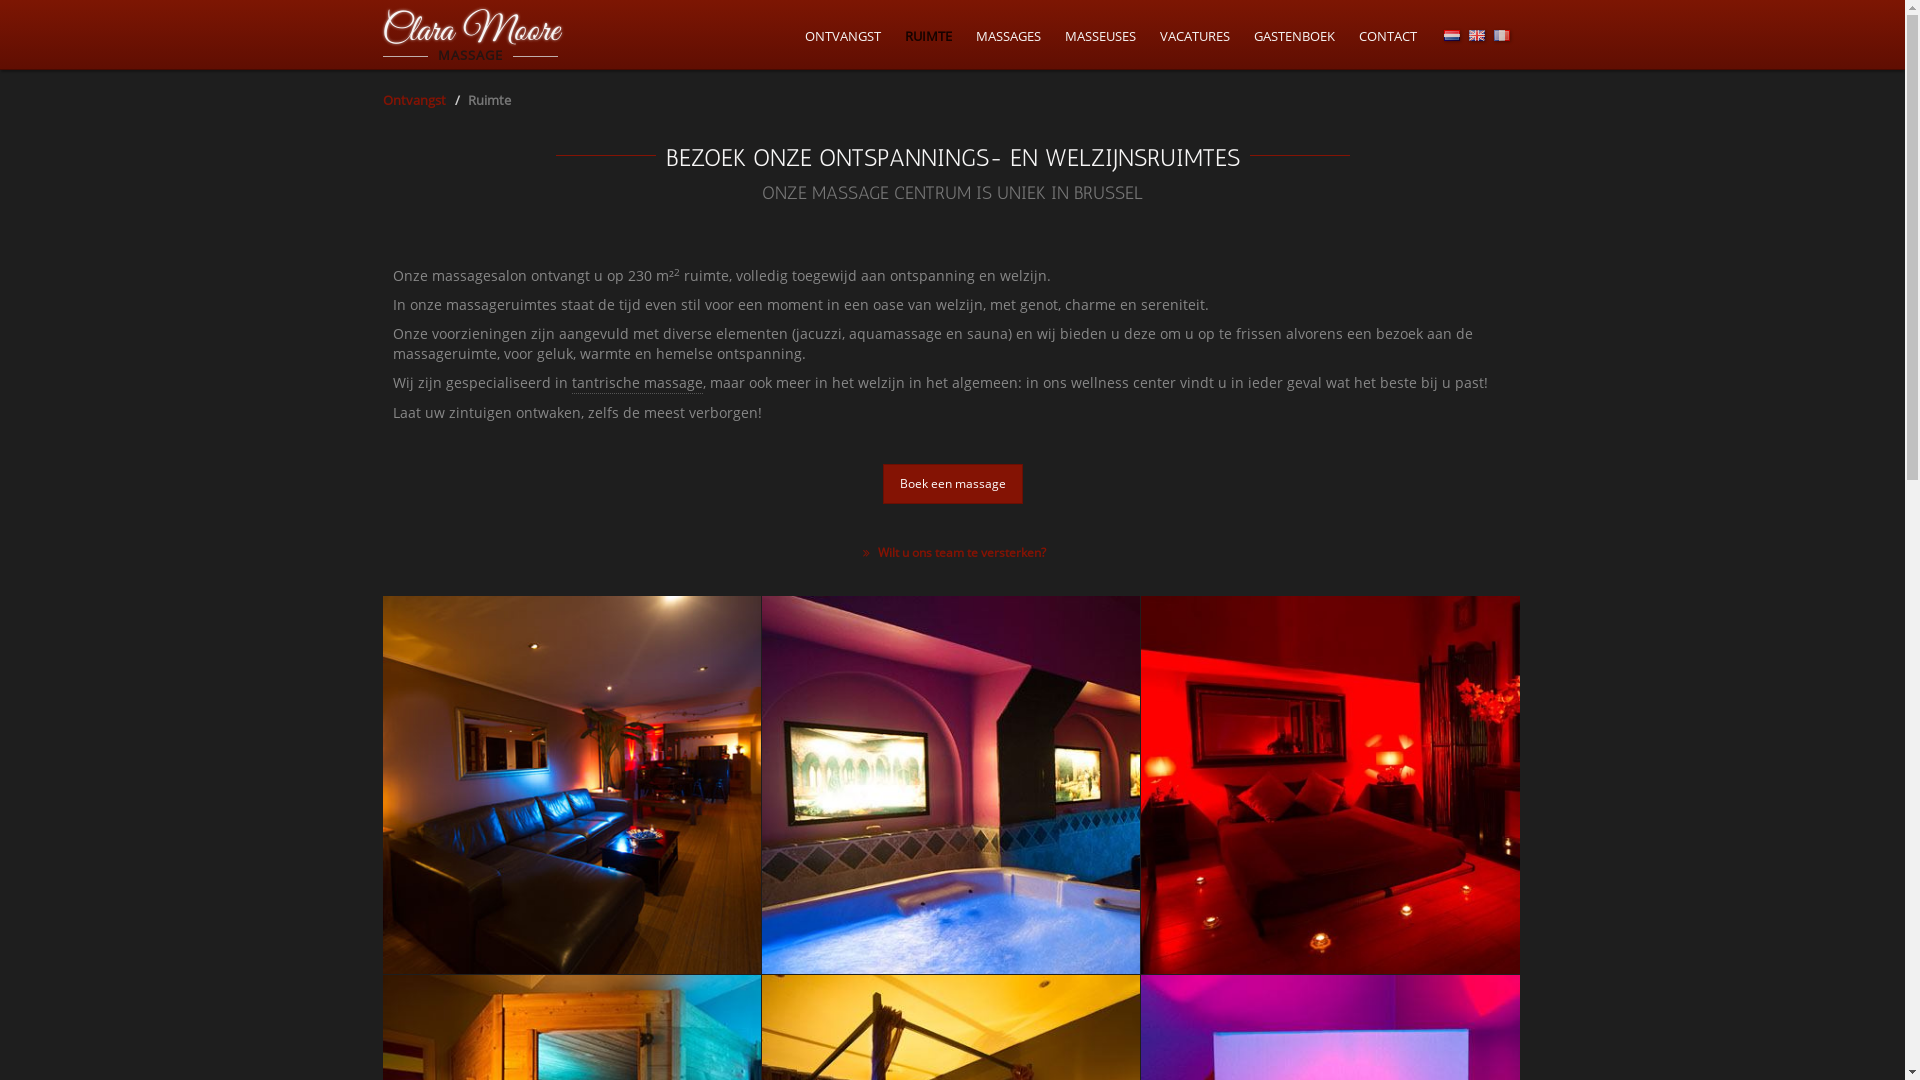 This screenshot has width=1920, height=1080. Describe the element at coordinates (1476, 35) in the screenshot. I see `'Website Engelse versie'` at that location.